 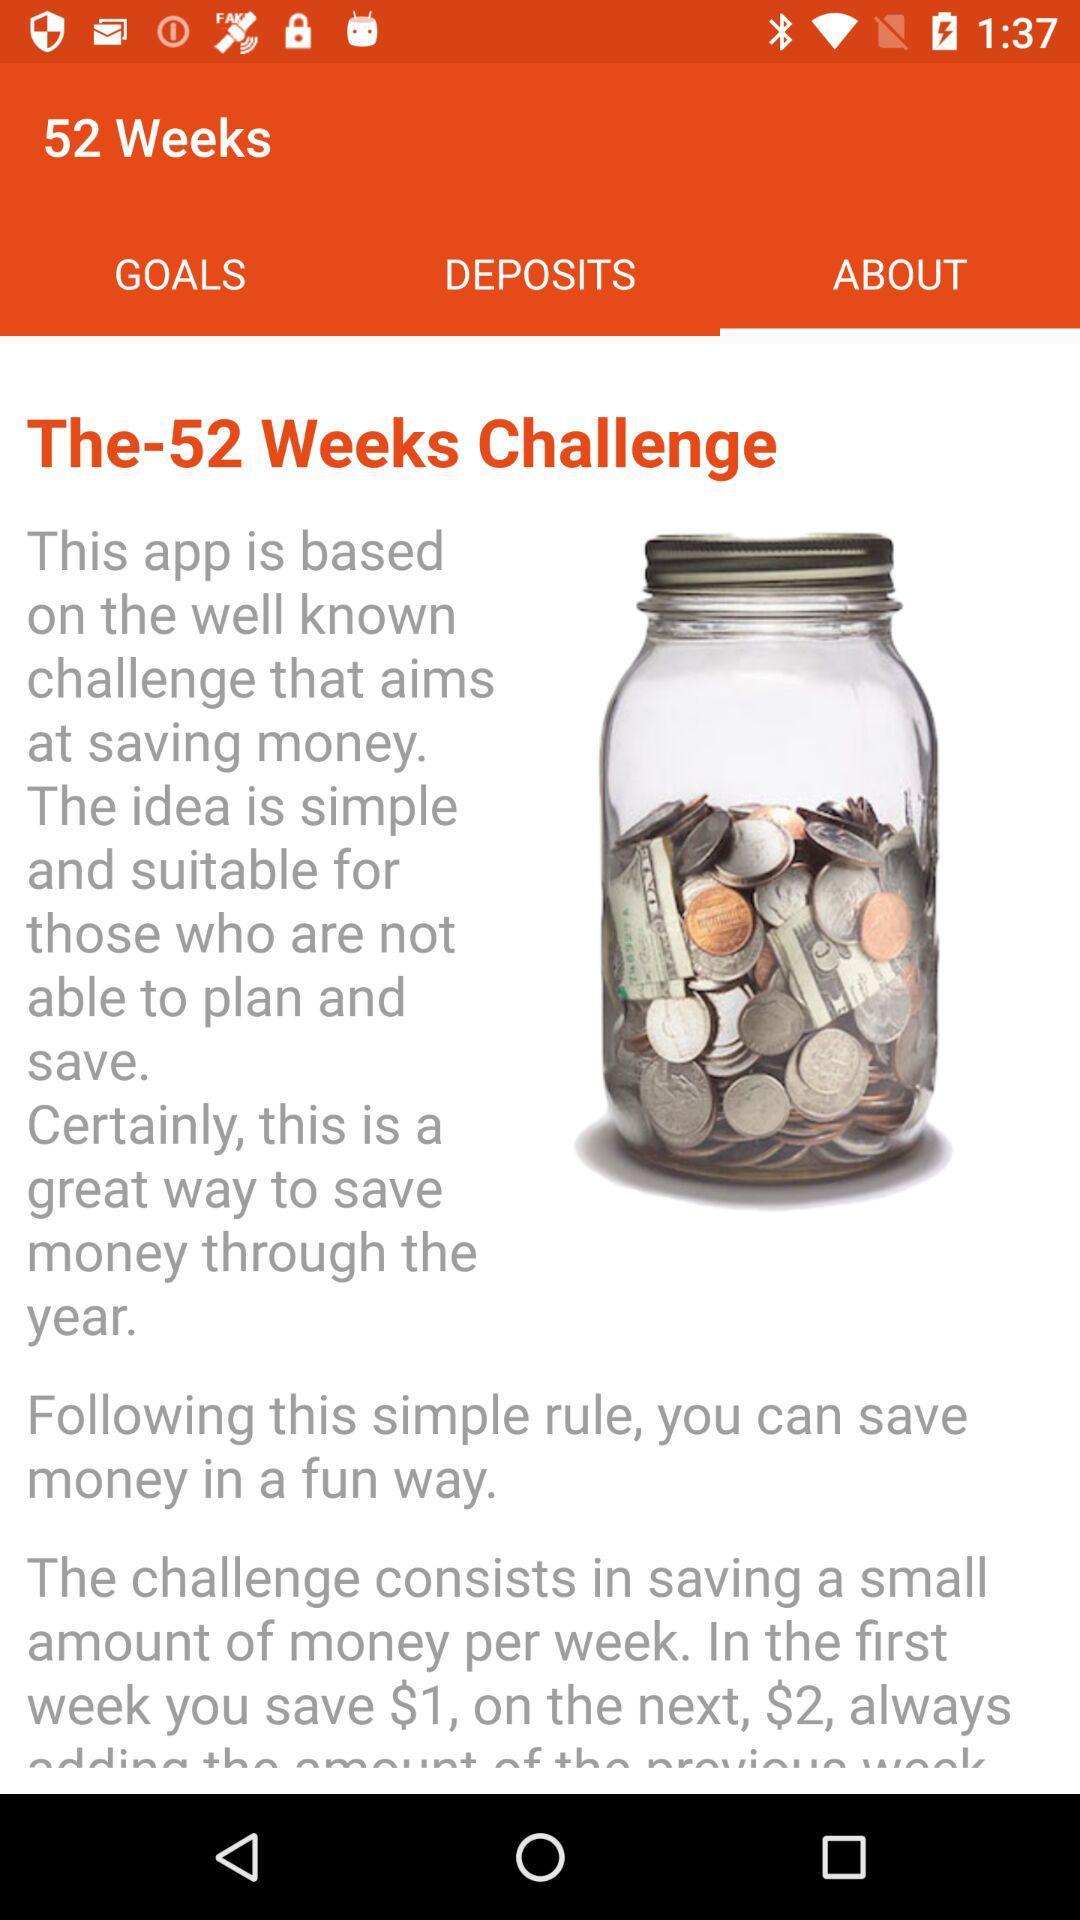 I want to click on the about at the top right corner, so click(x=898, y=272).